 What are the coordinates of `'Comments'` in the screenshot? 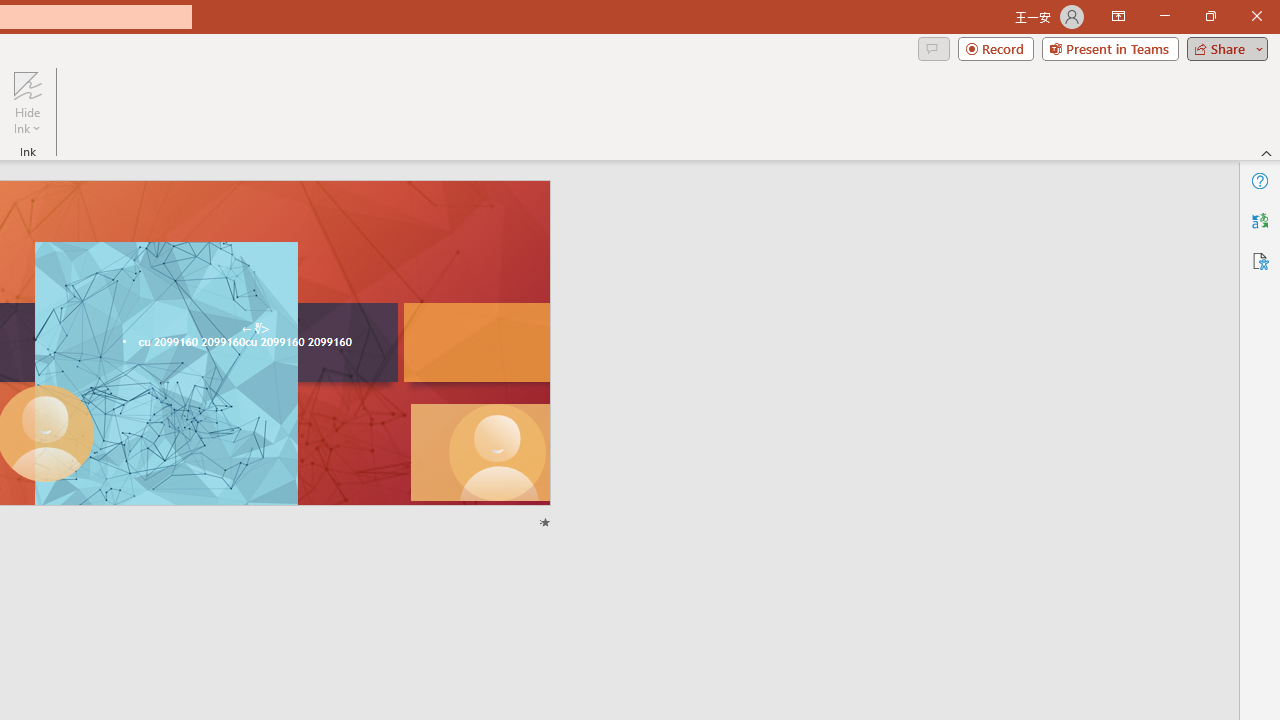 It's located at (932, 47).